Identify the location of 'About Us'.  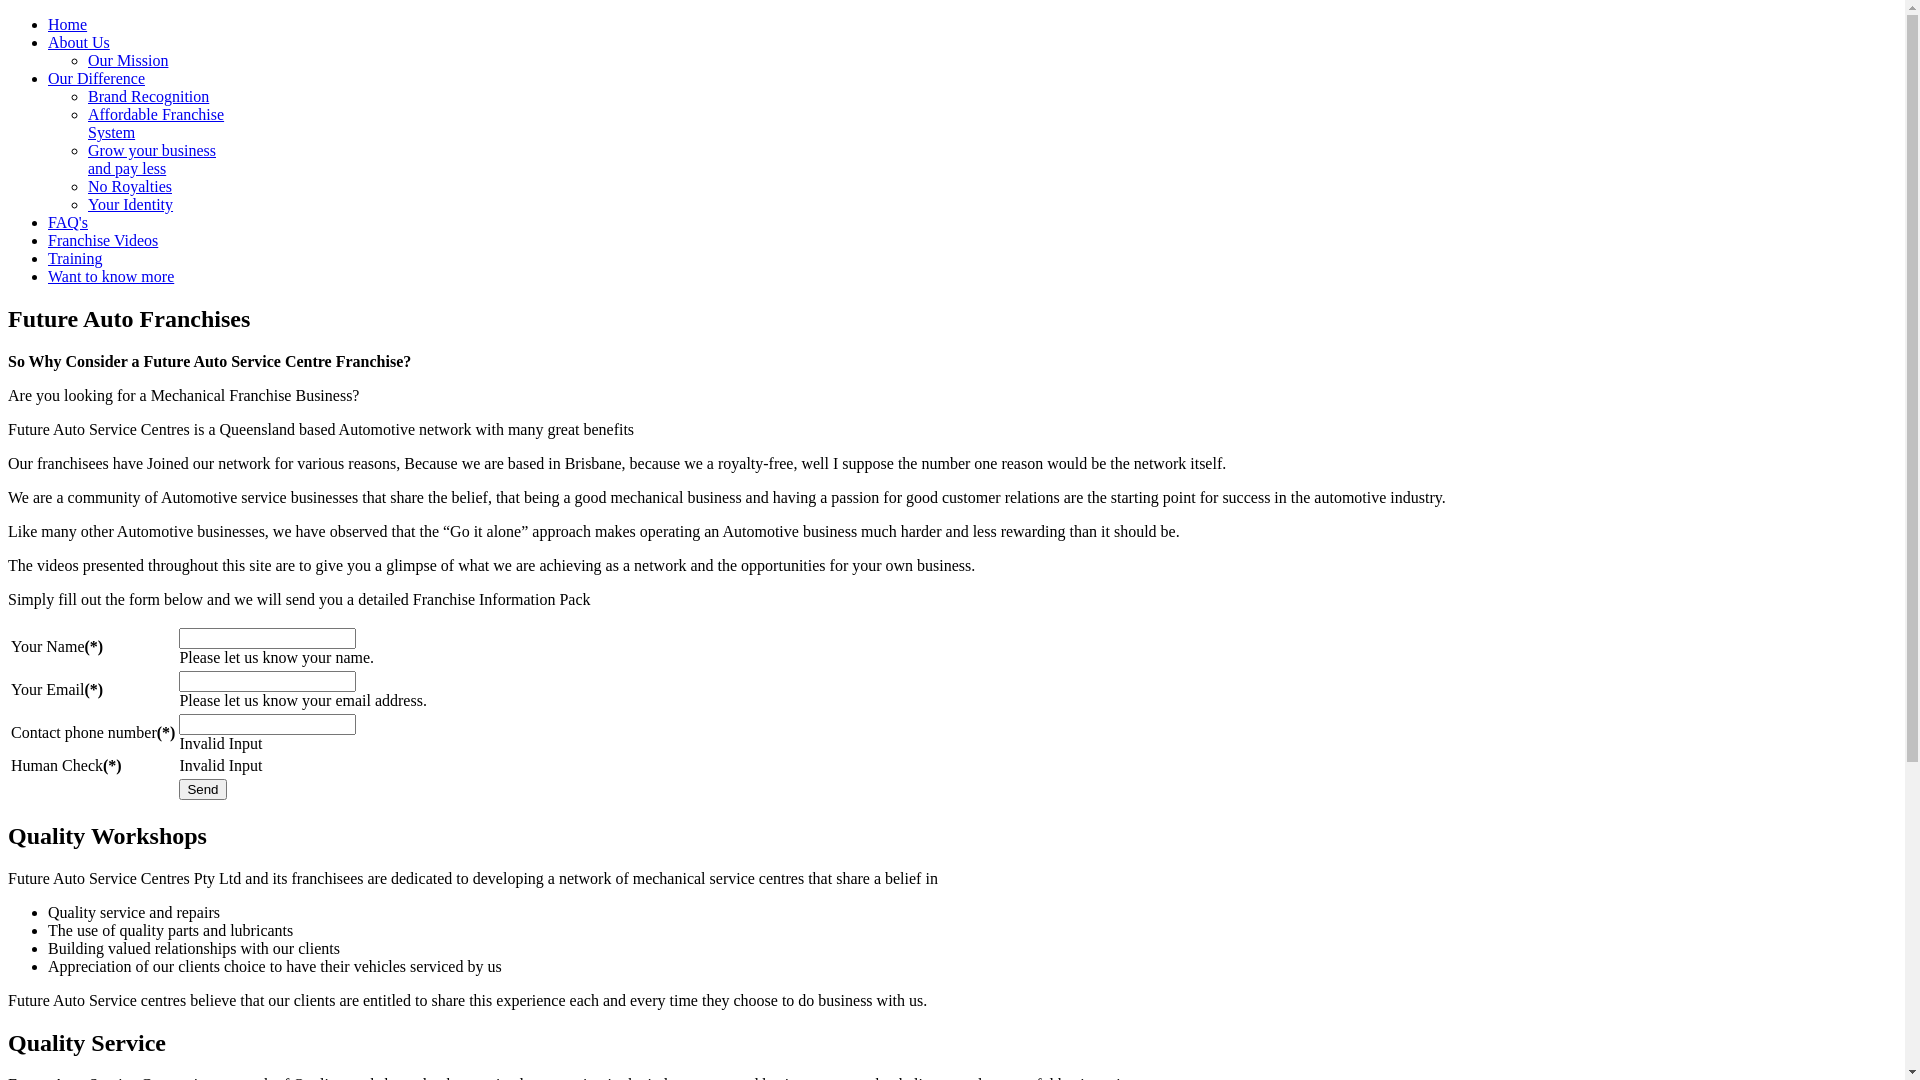
(78, 42).